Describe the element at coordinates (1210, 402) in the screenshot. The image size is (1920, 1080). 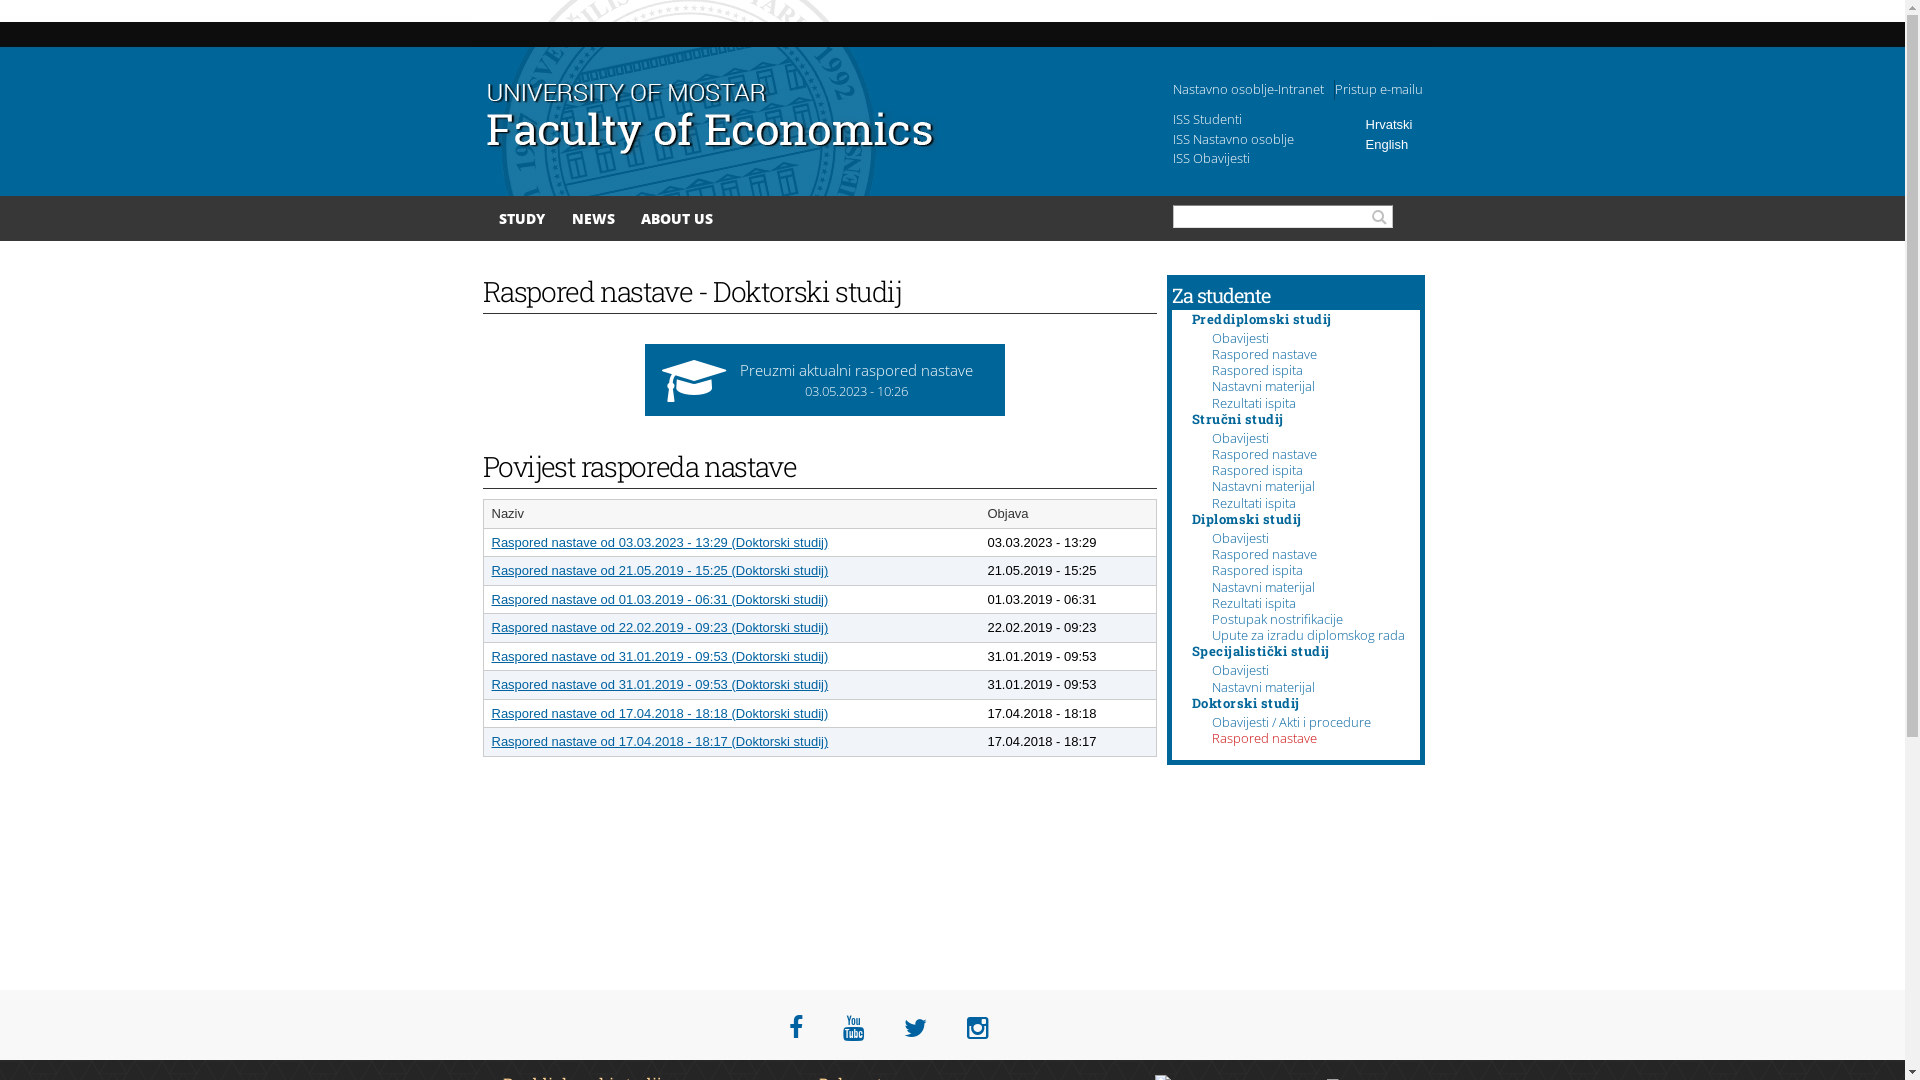
I see `'Rezultati ispita'` at that location.